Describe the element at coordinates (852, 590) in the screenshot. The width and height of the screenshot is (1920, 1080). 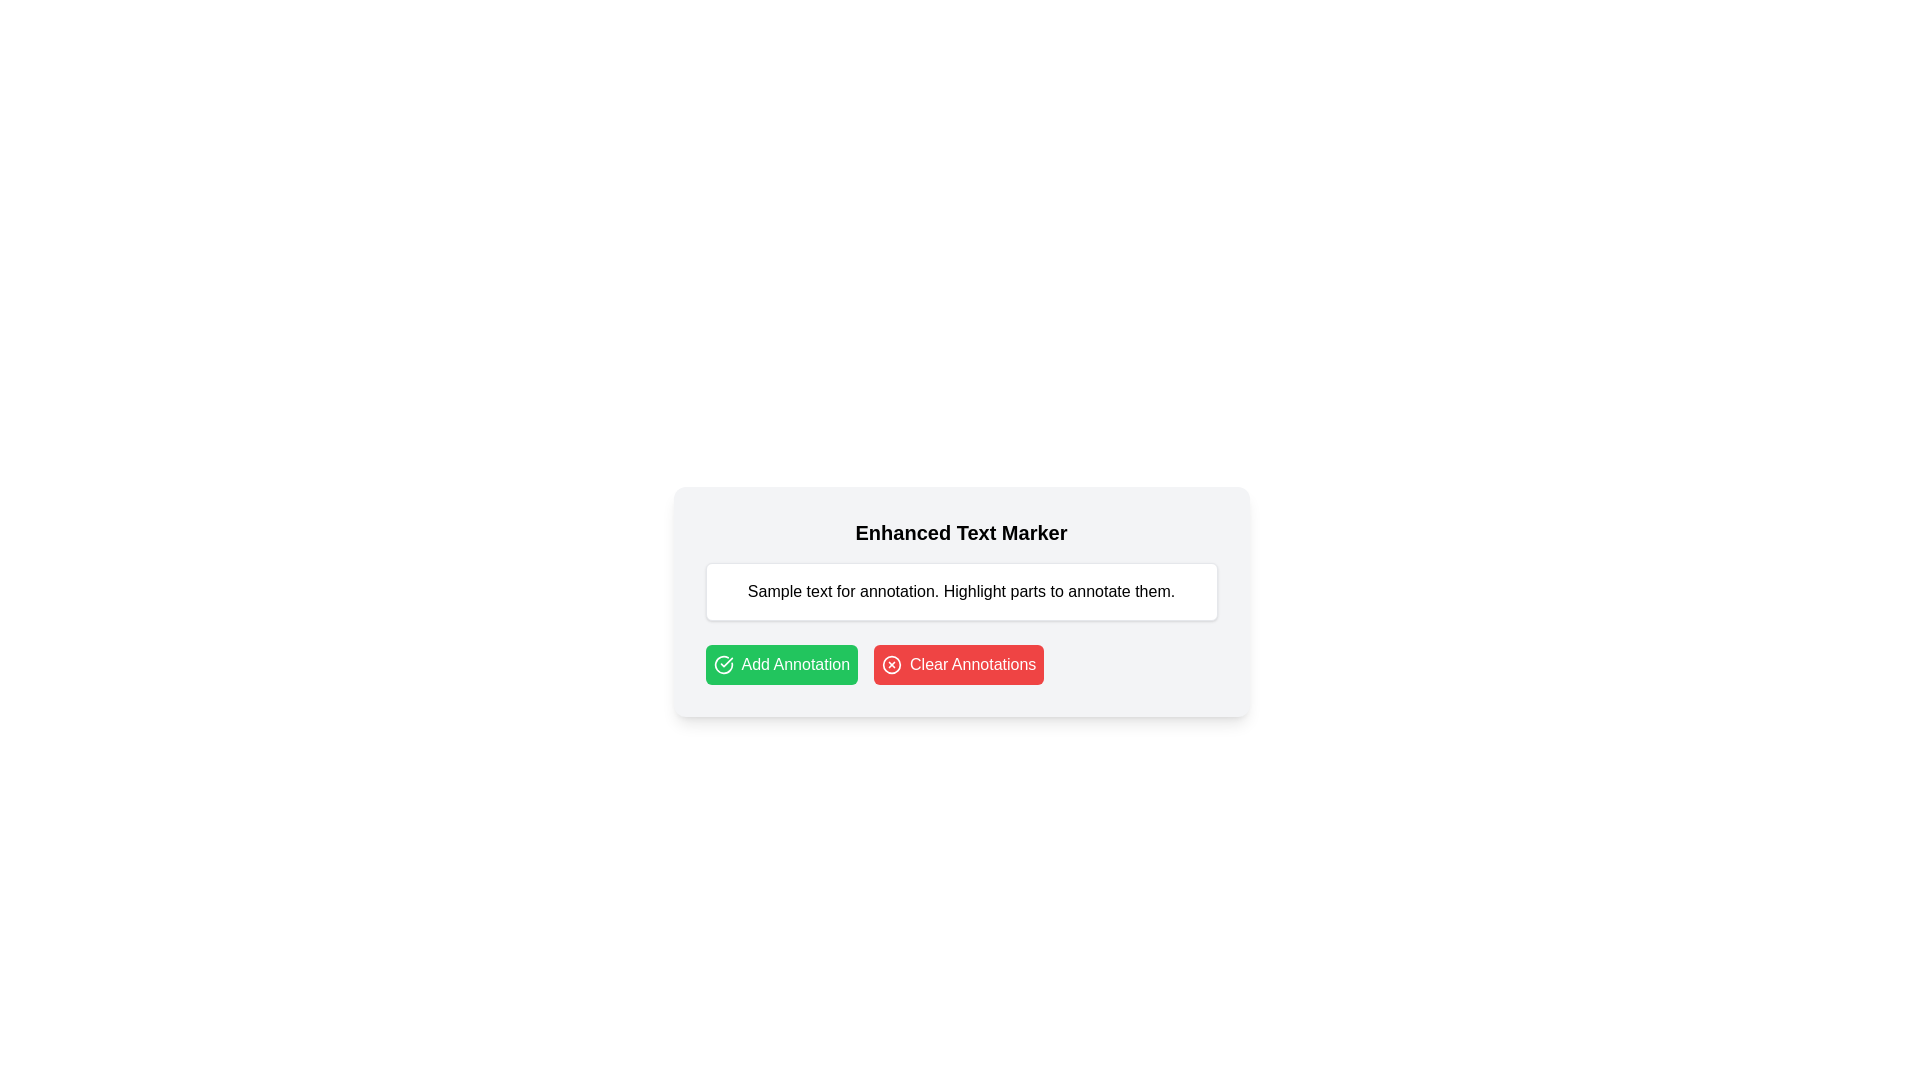
I see `the 15th character of the text label located within the text input field, which is positioned in the center of the interface, following the letter 'o'` at that location.